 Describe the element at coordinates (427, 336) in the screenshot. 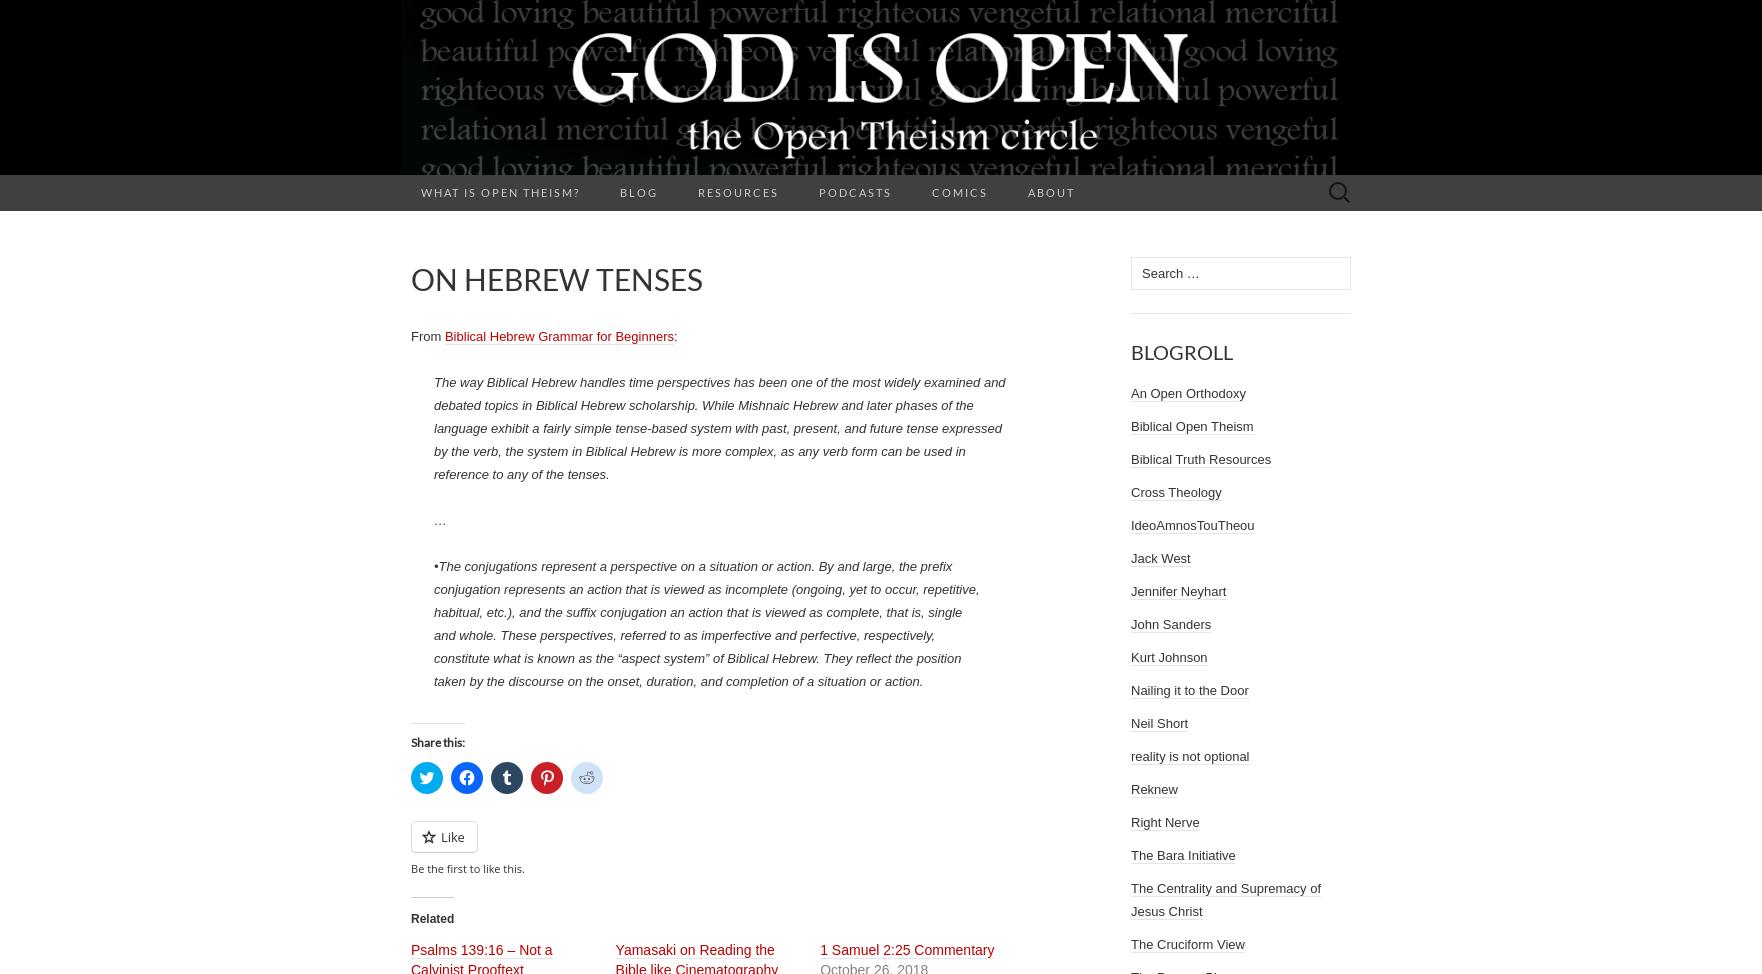

I see `'From'` at that location.